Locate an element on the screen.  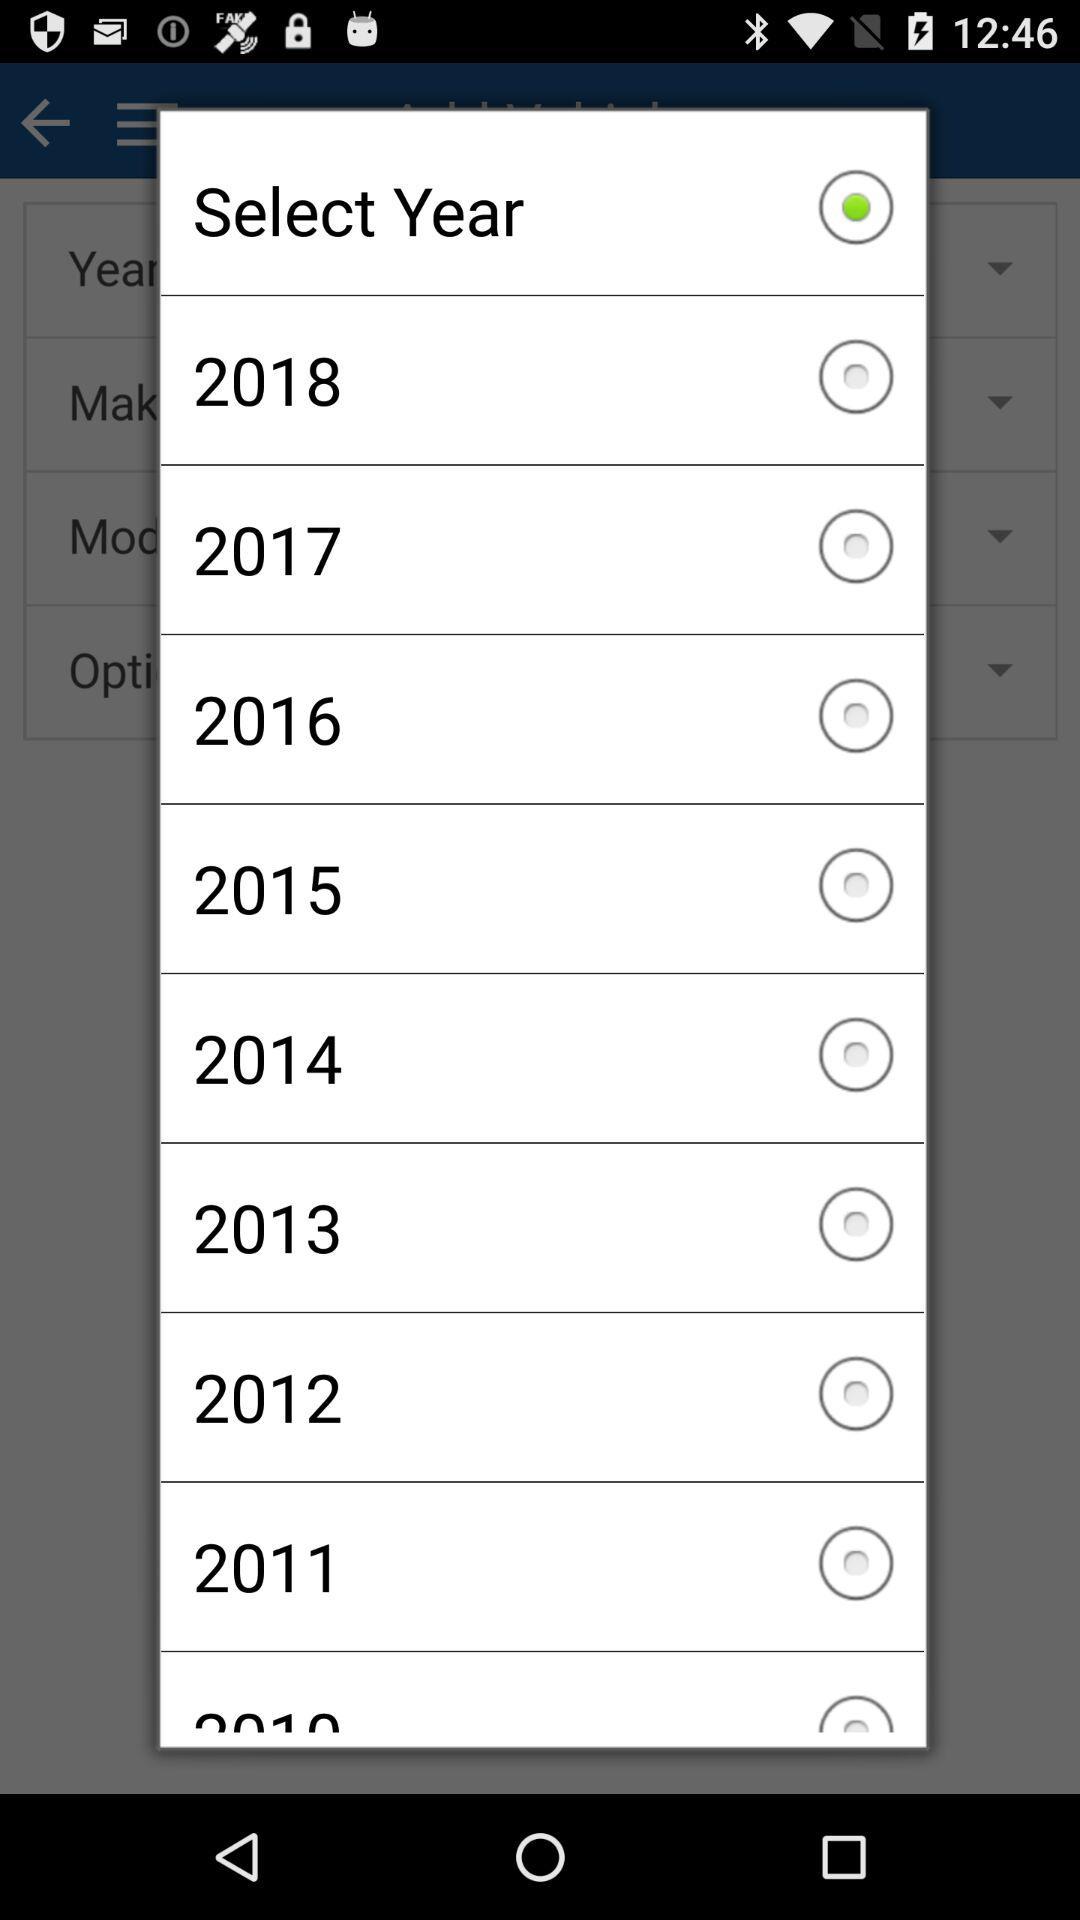
2013 icon is located at coordinates (542, 1226).